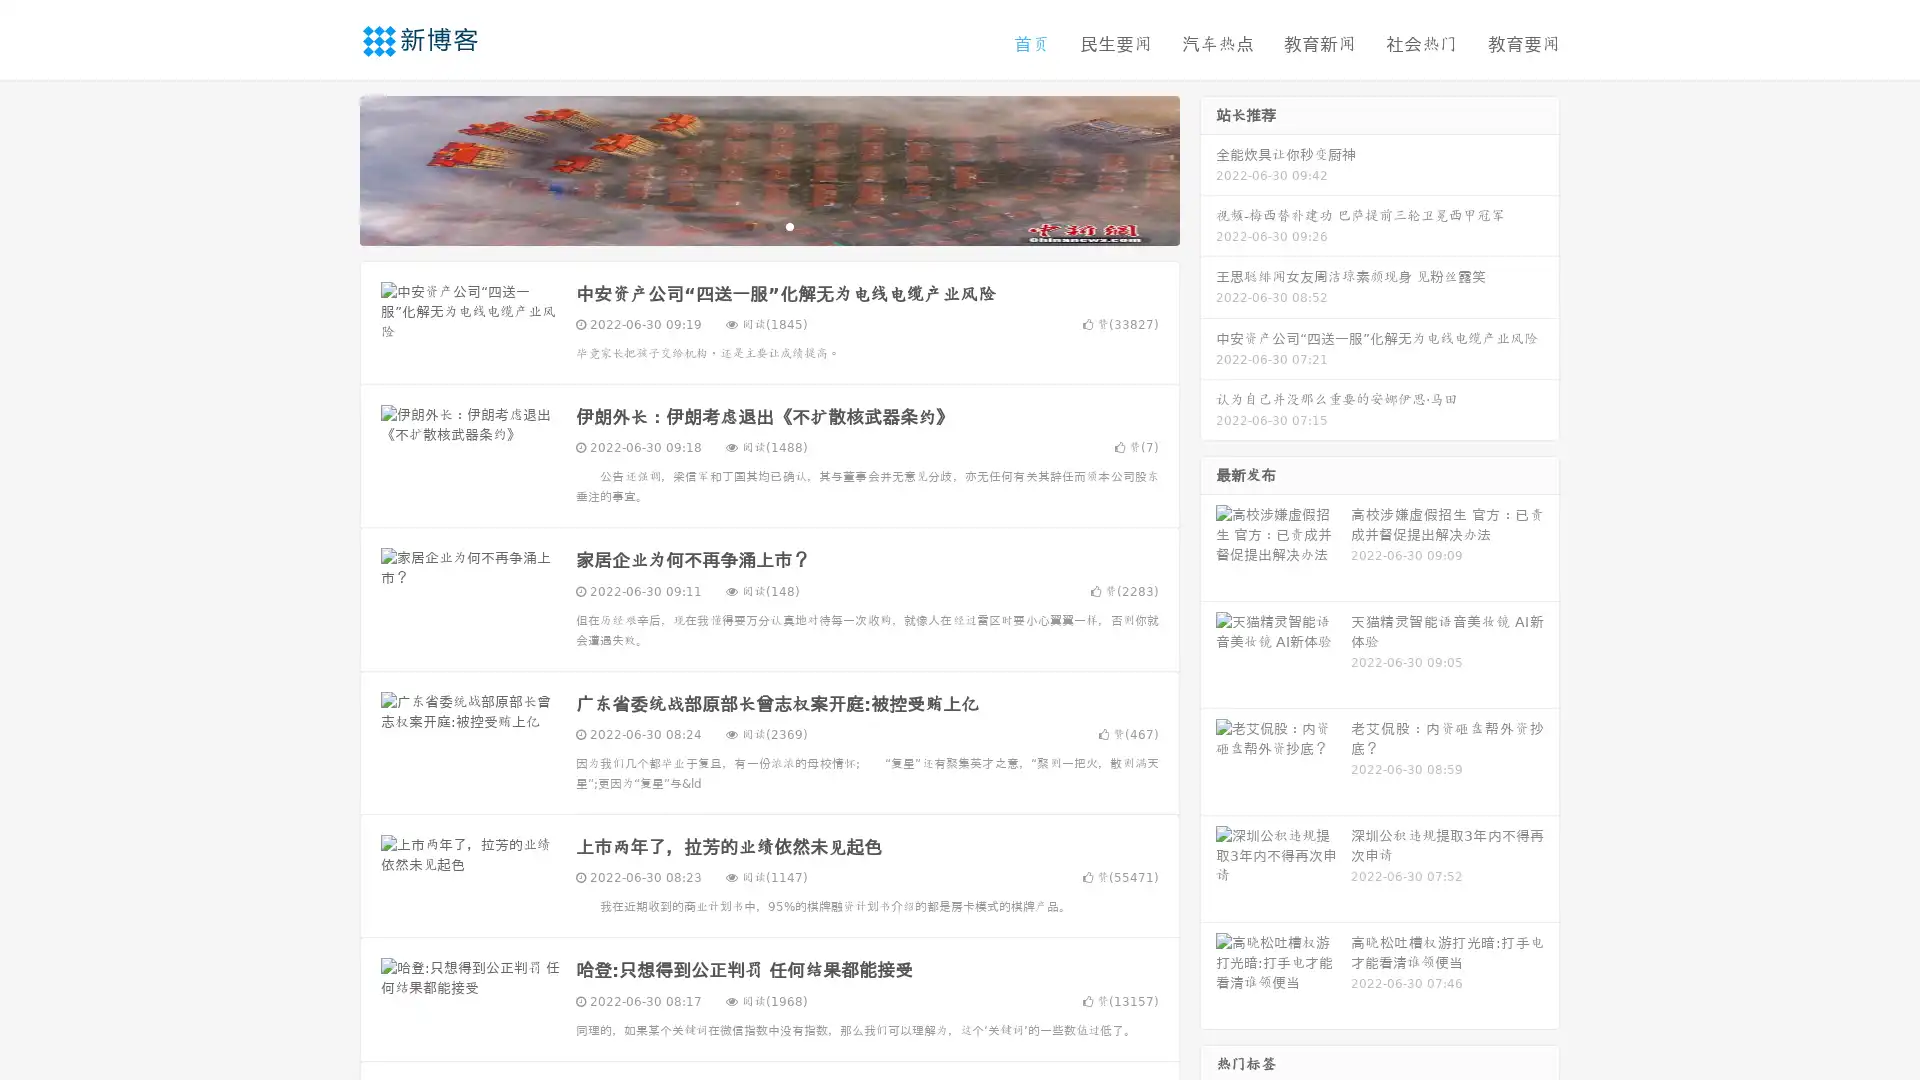 The width and height of the screenshot is (1920, 1080). I want to click on Go to slide 1, so click(748, 225).